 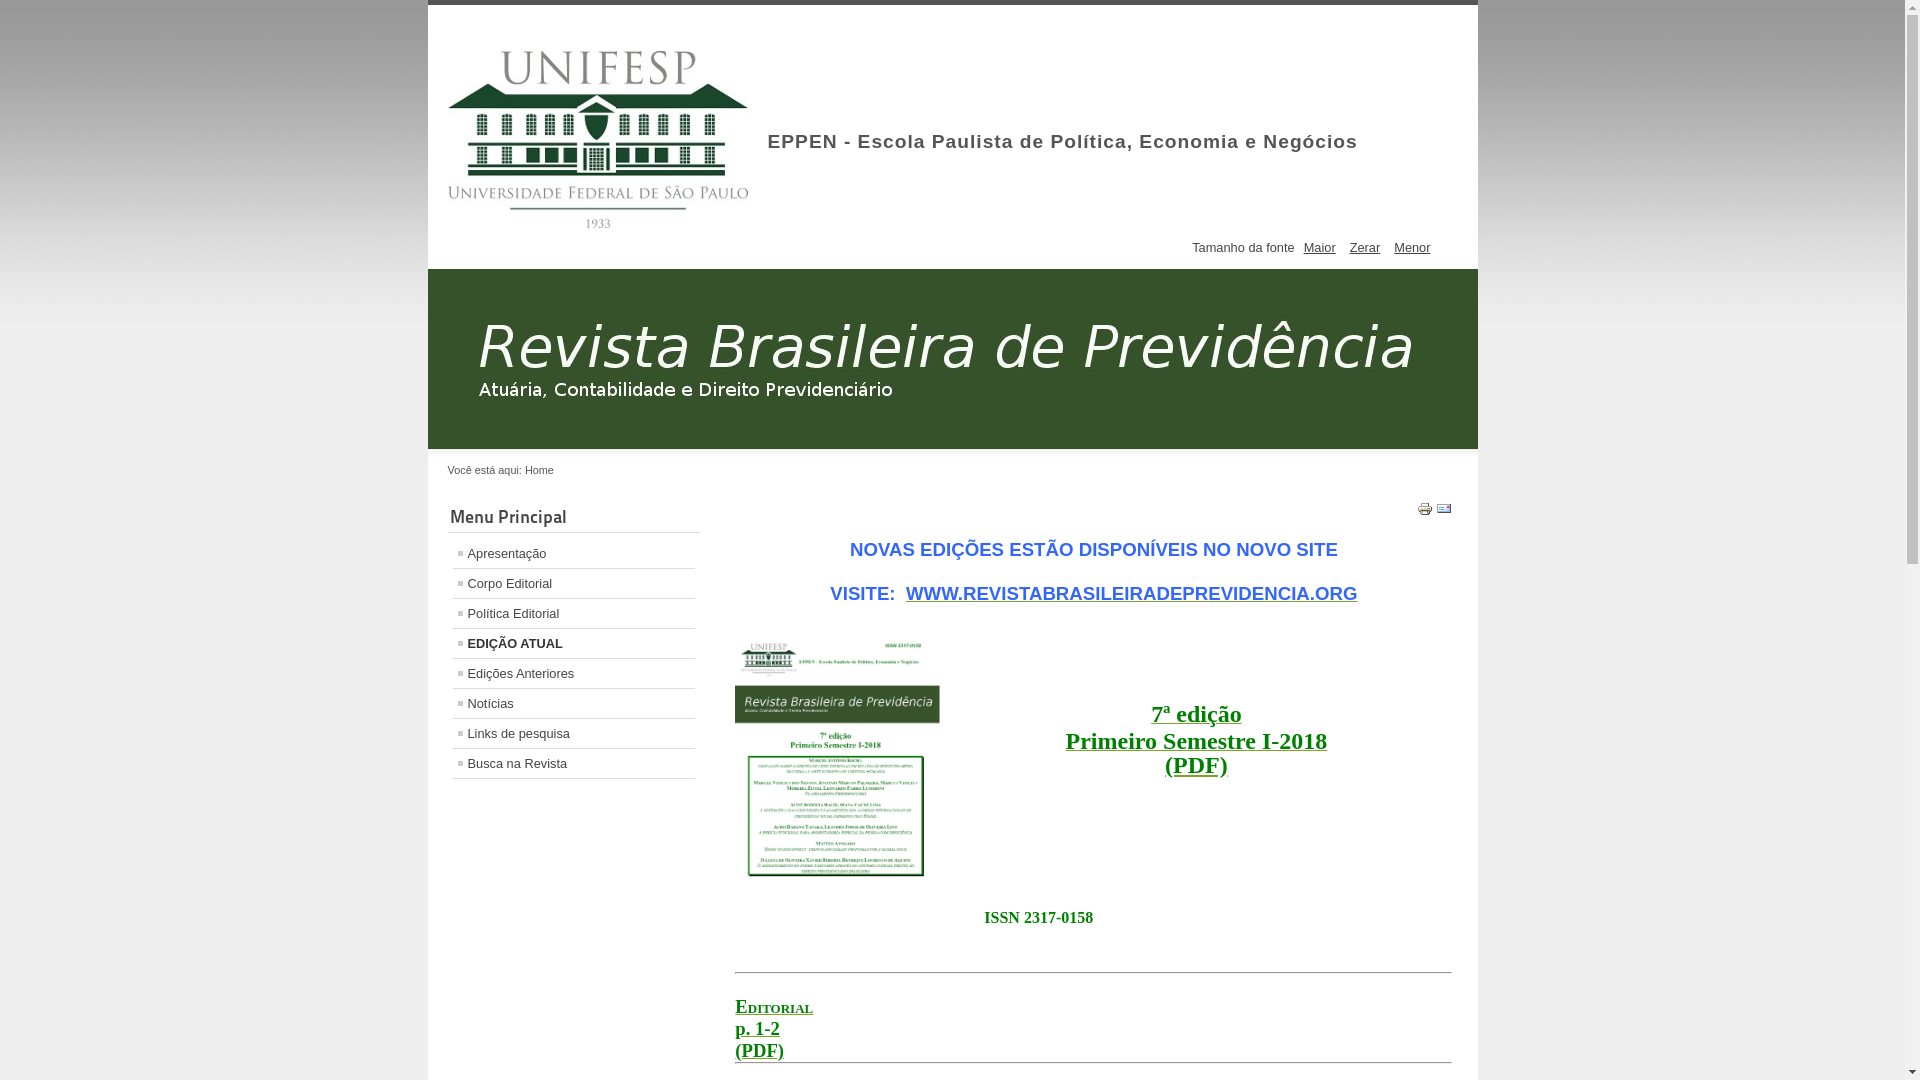 What do you see at coordinates (733, 1006) in the screenshot?
I see `'Editorial'` at bounding box center [733, 1006].